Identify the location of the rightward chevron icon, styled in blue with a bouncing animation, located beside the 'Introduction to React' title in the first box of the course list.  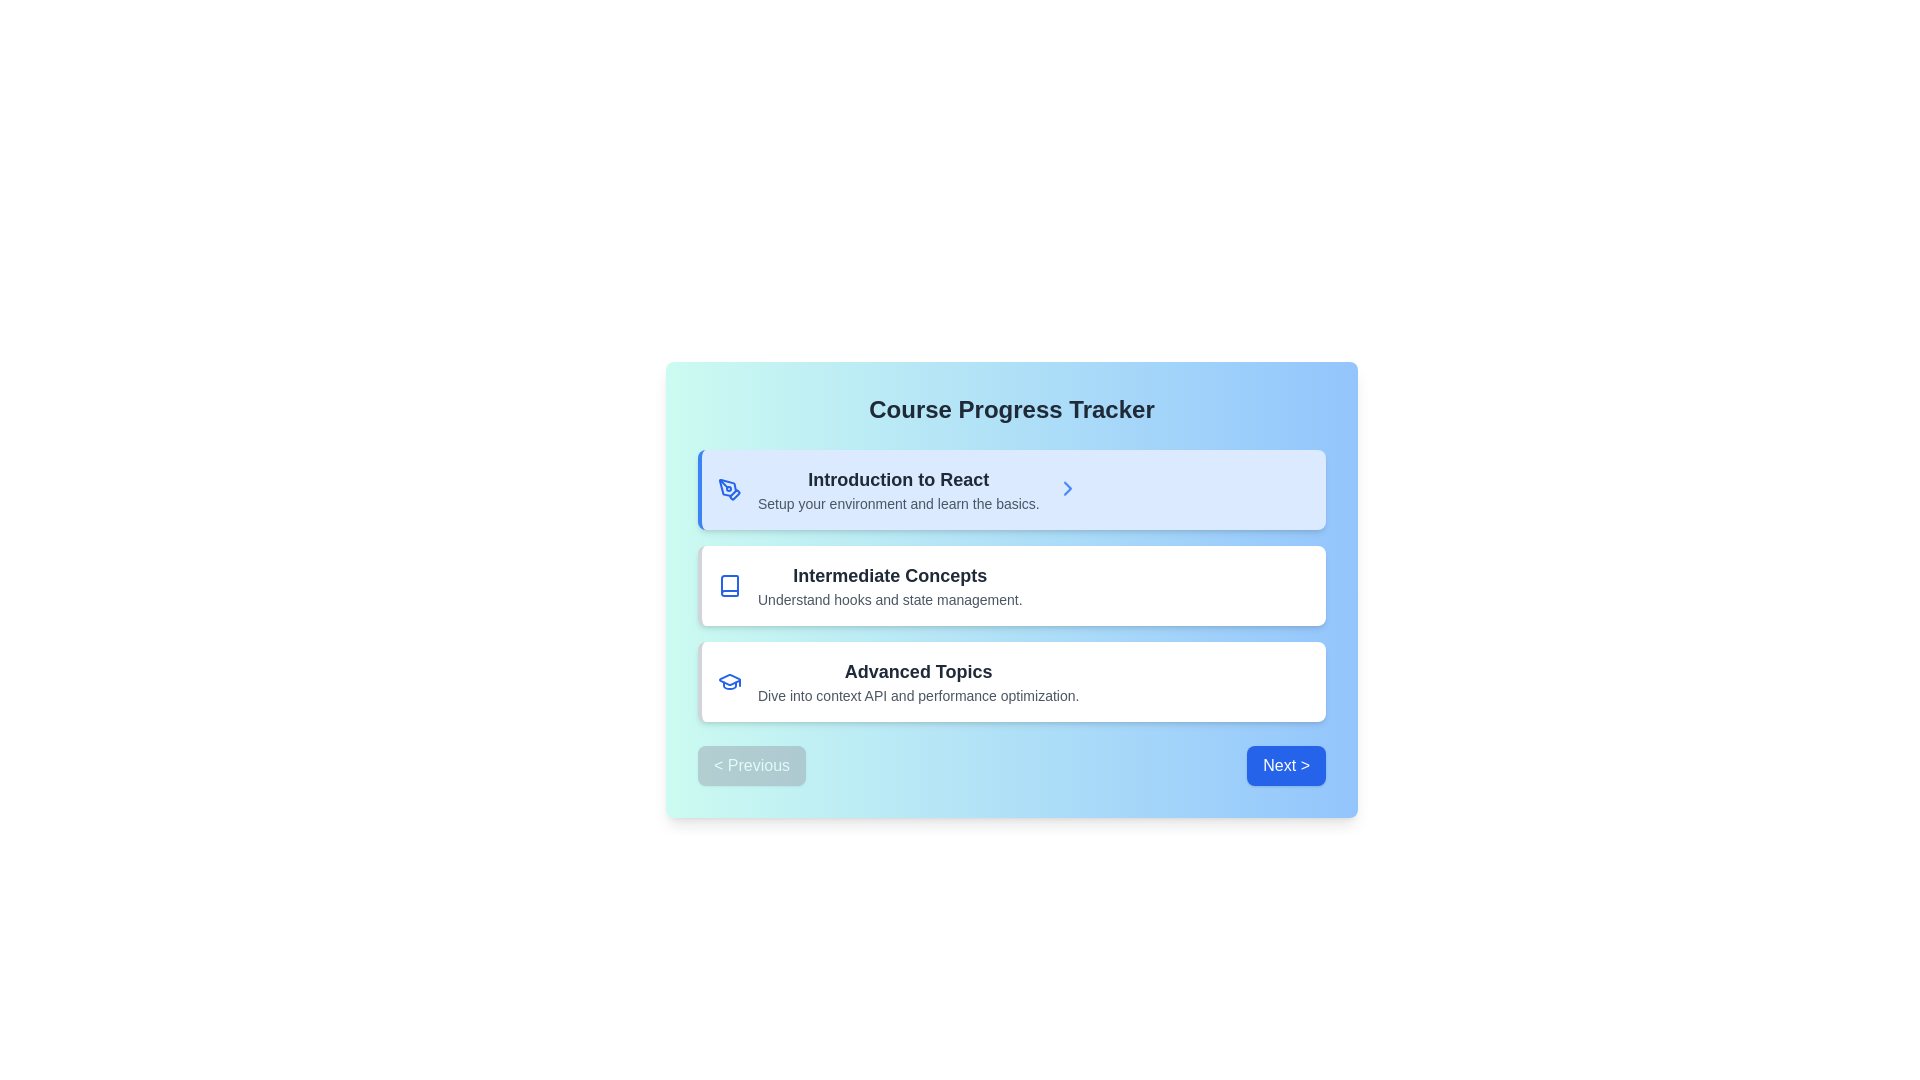
(1066, 488).